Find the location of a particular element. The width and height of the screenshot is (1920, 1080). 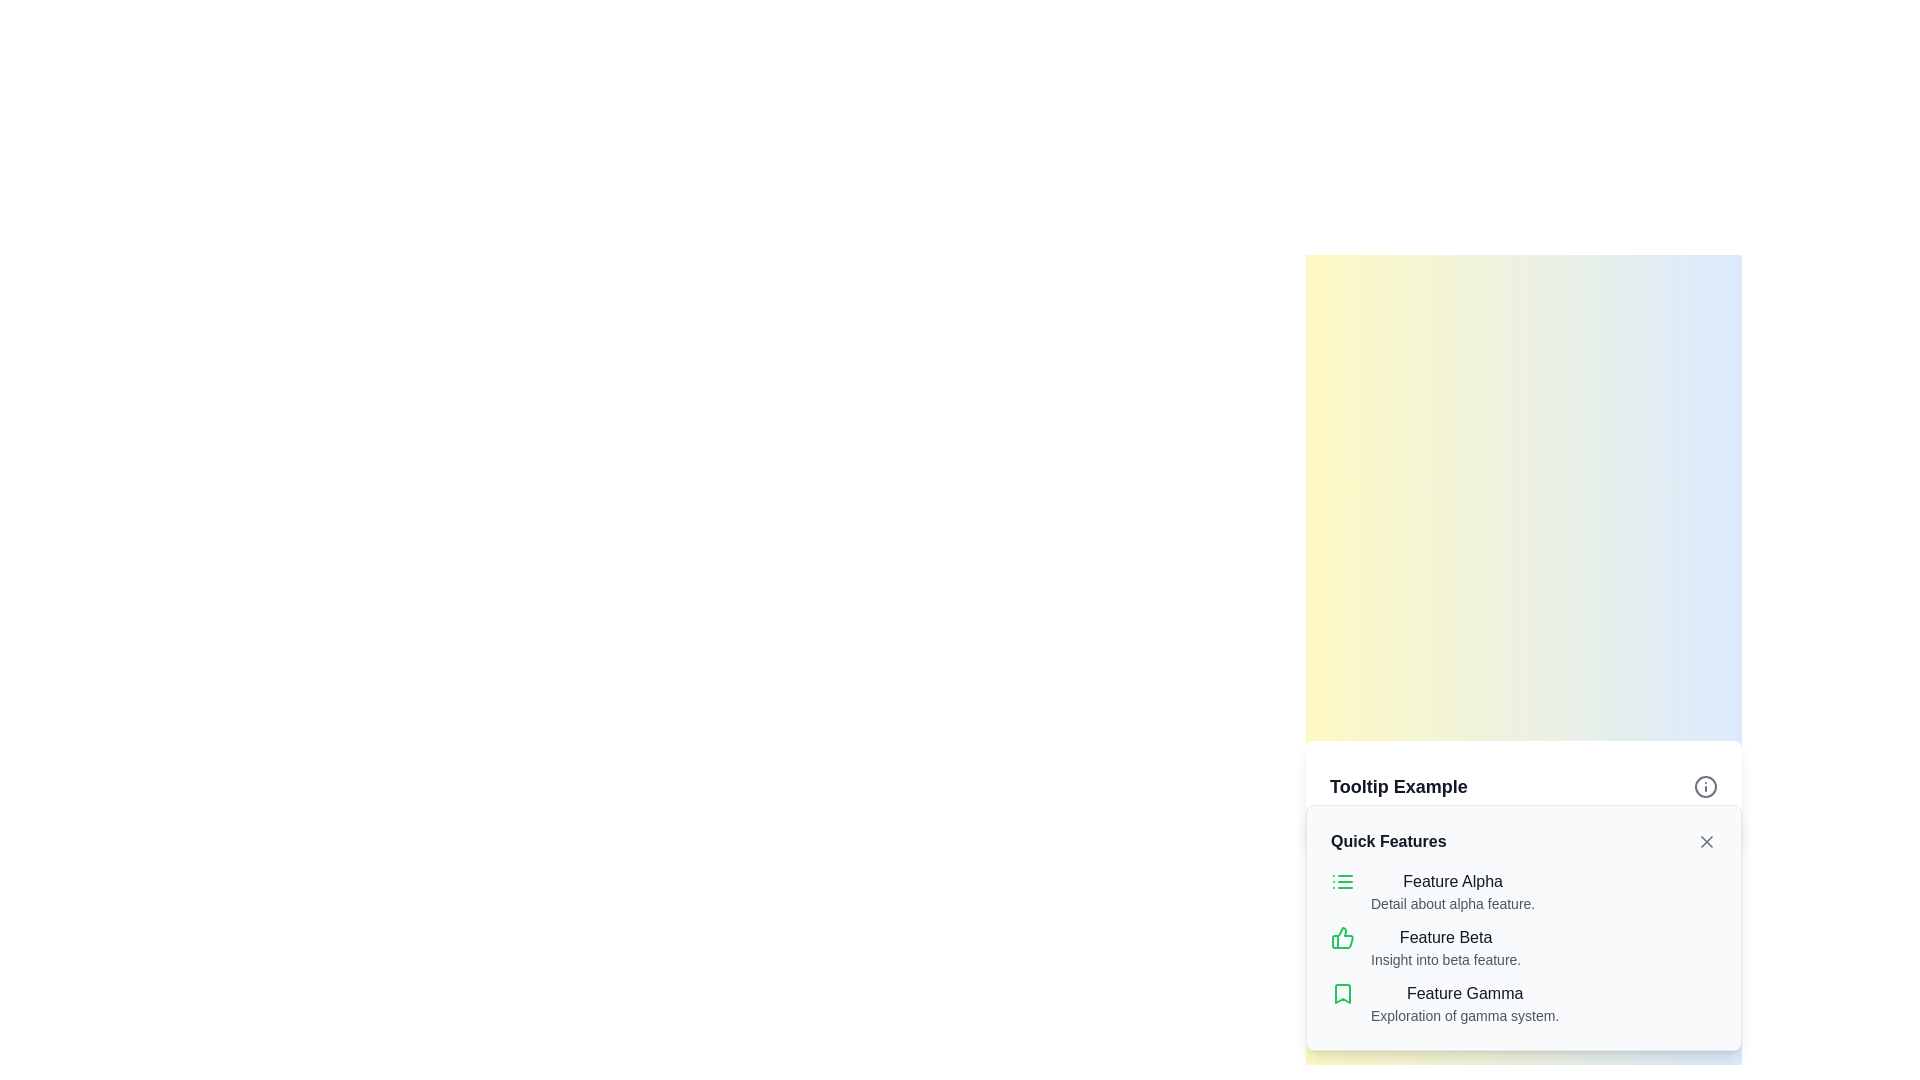

the text element displaying 'Tooltip Example', which is styled prominently in bold font and located in the header section at the top of the panel is located at coordinates (1397, 785).